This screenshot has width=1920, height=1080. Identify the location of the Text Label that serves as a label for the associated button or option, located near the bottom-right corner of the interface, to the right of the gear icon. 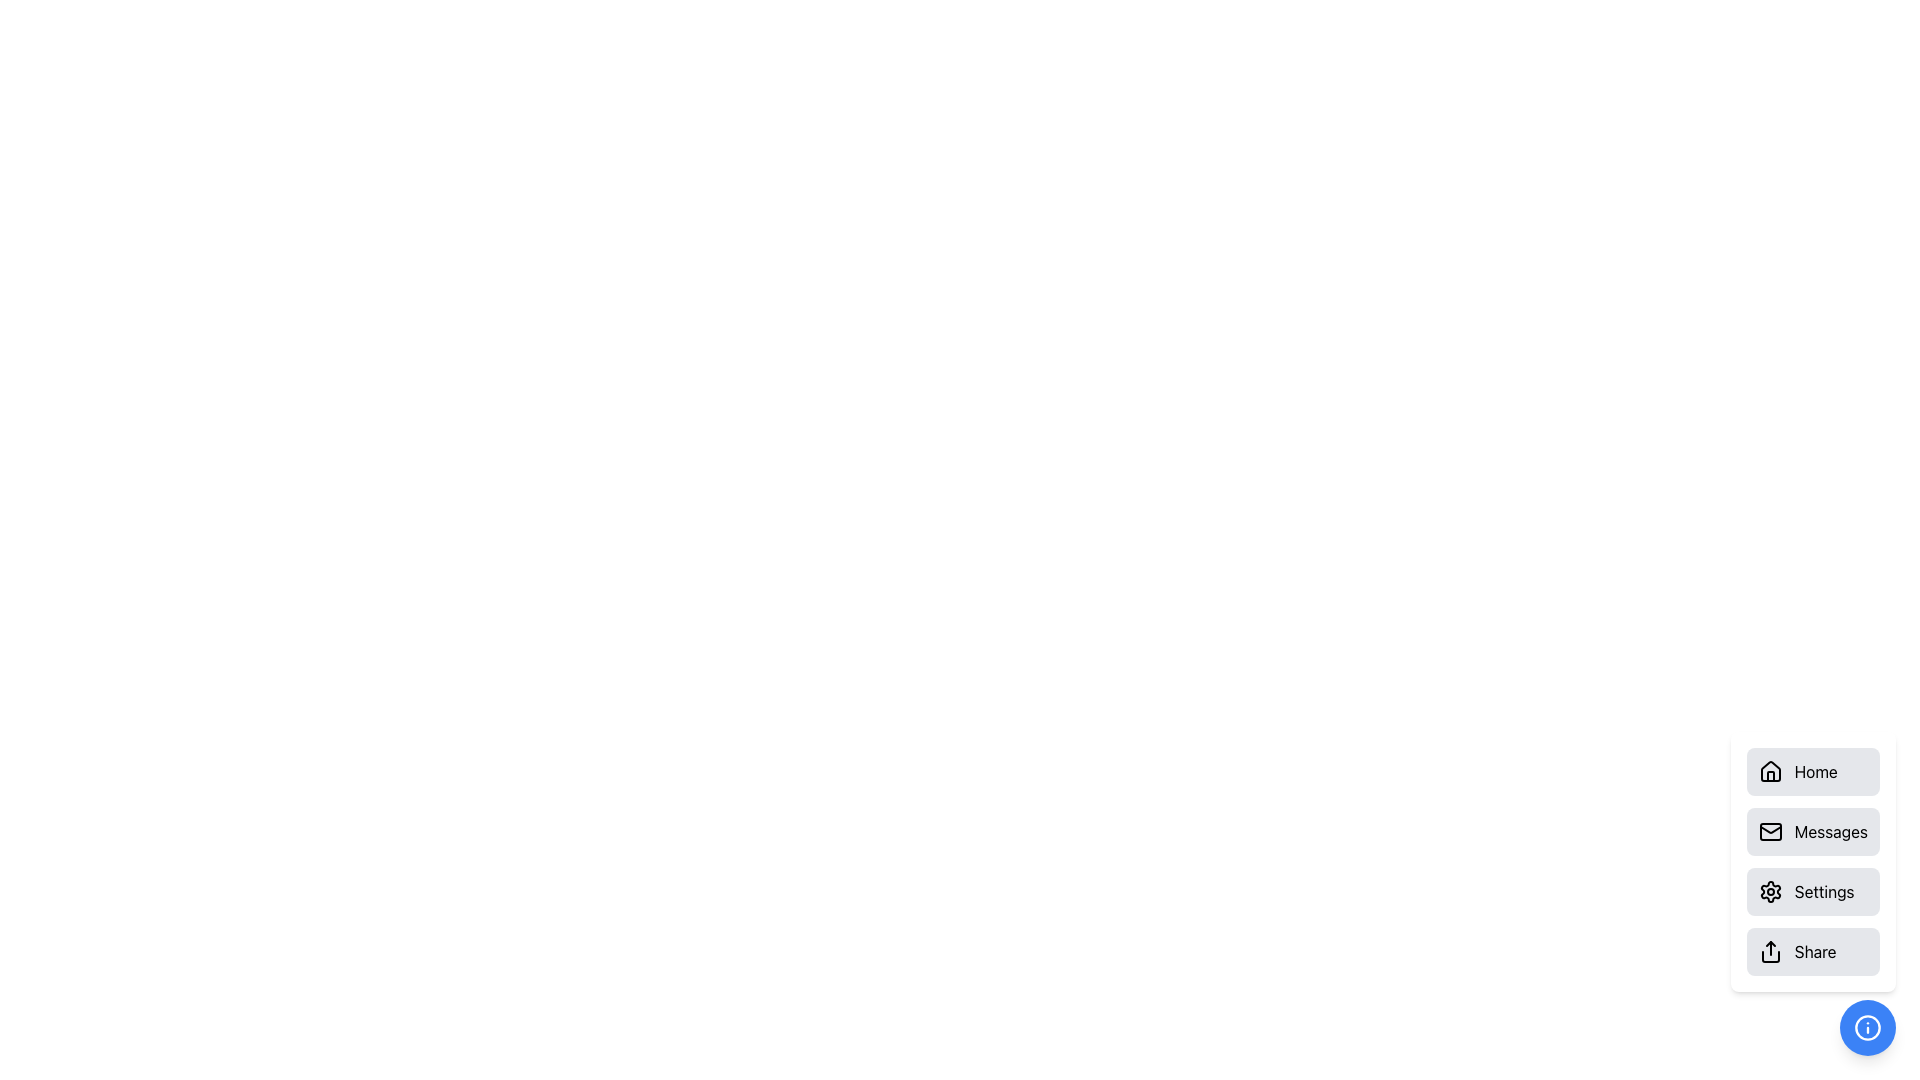
(1824, 890).